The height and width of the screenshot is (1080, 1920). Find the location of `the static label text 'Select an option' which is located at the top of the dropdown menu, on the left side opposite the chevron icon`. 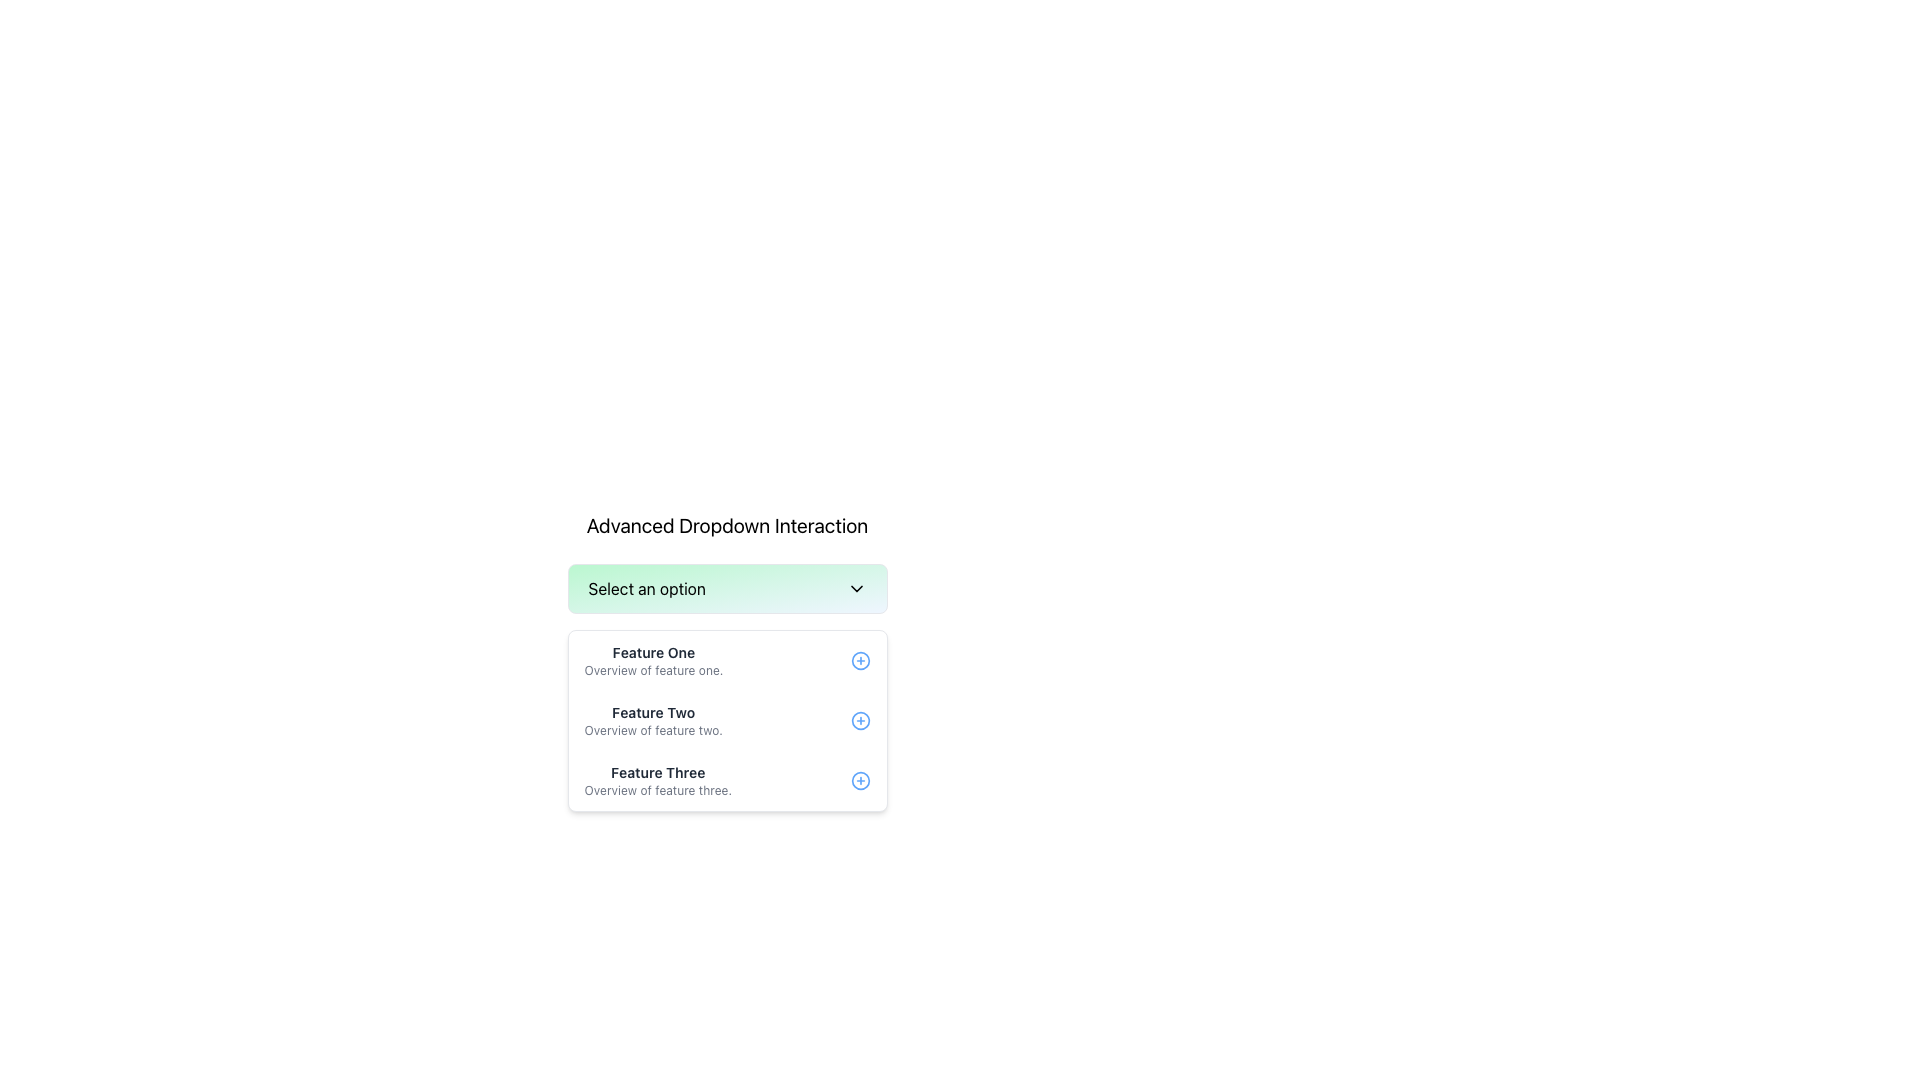

the static label text 'Select an option' which is located at the top of the dropdown menu, on the left side opposite the chevron icon is located at coordinates (647, 588).